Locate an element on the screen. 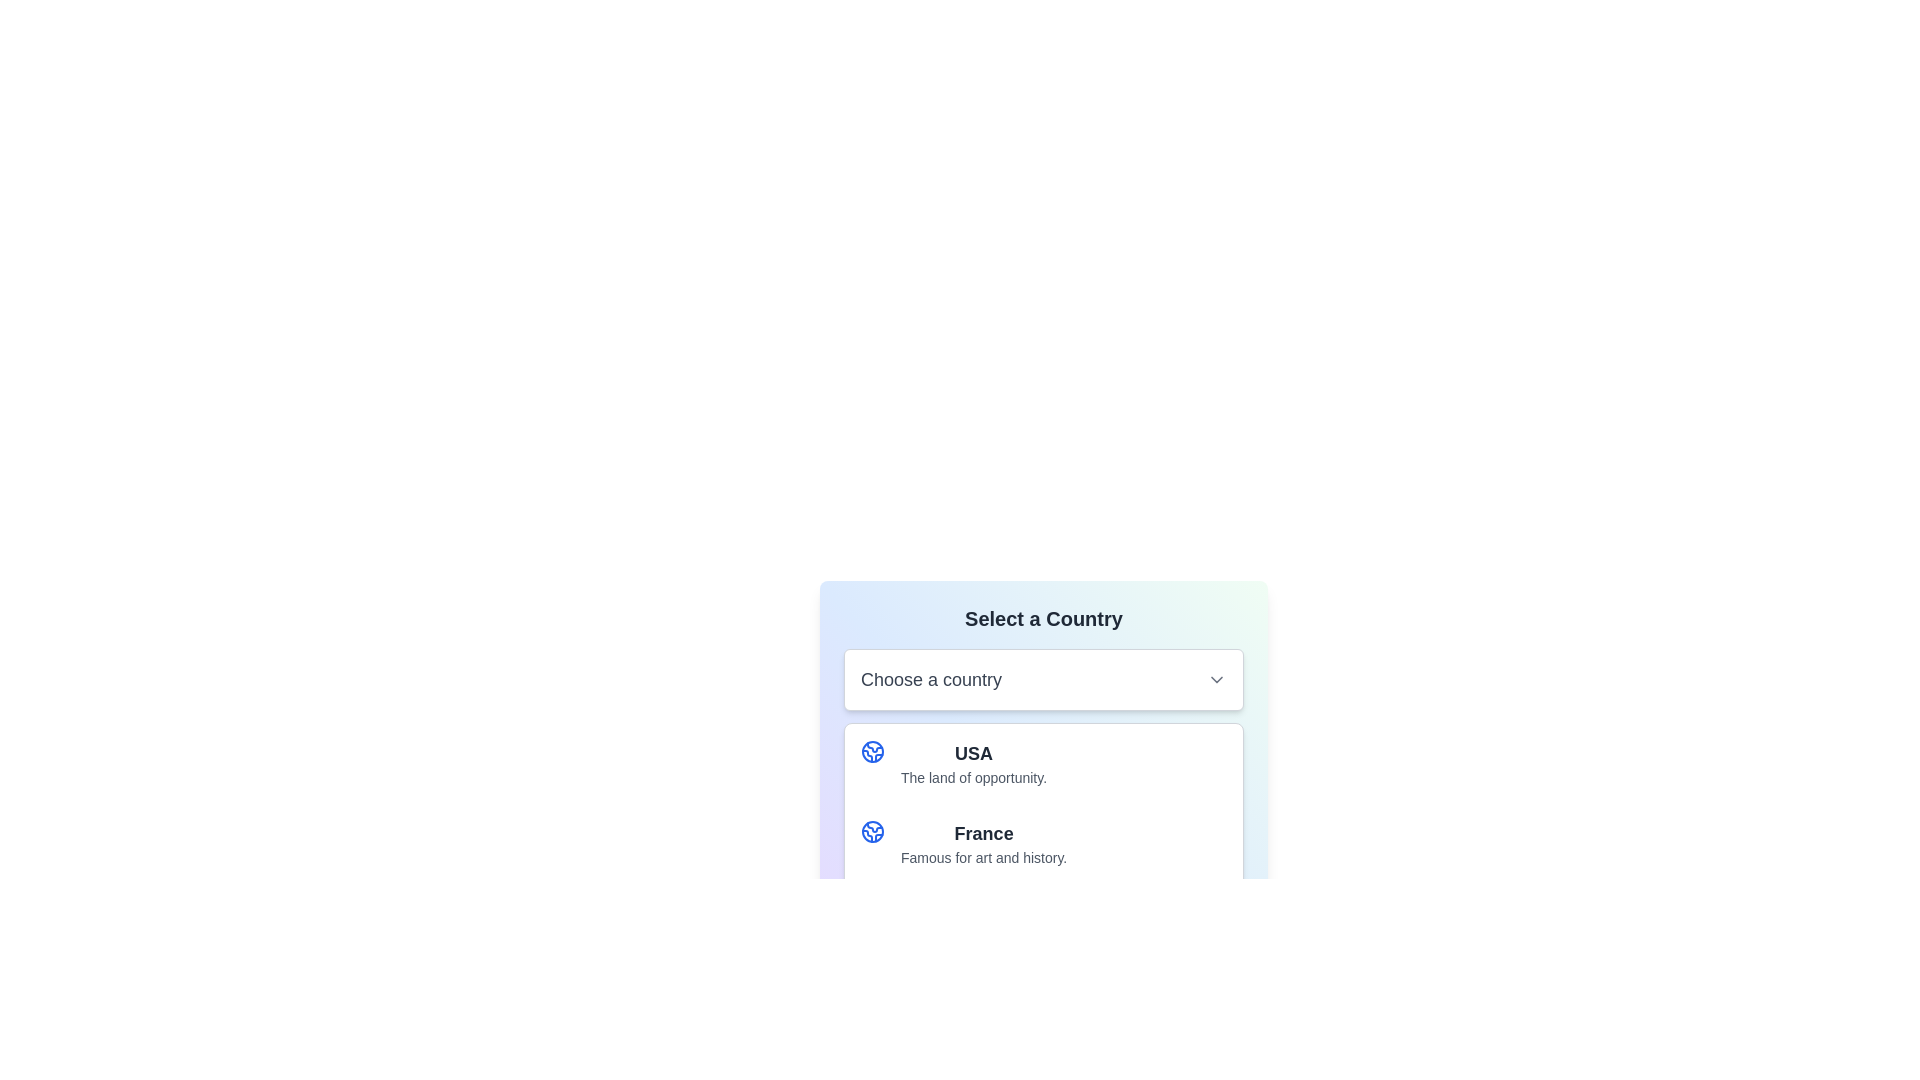  the geographical connection icon located to the left of the text 'France' in the list of countries by moving the cursor to its center point is located at coordinates (873, 832).